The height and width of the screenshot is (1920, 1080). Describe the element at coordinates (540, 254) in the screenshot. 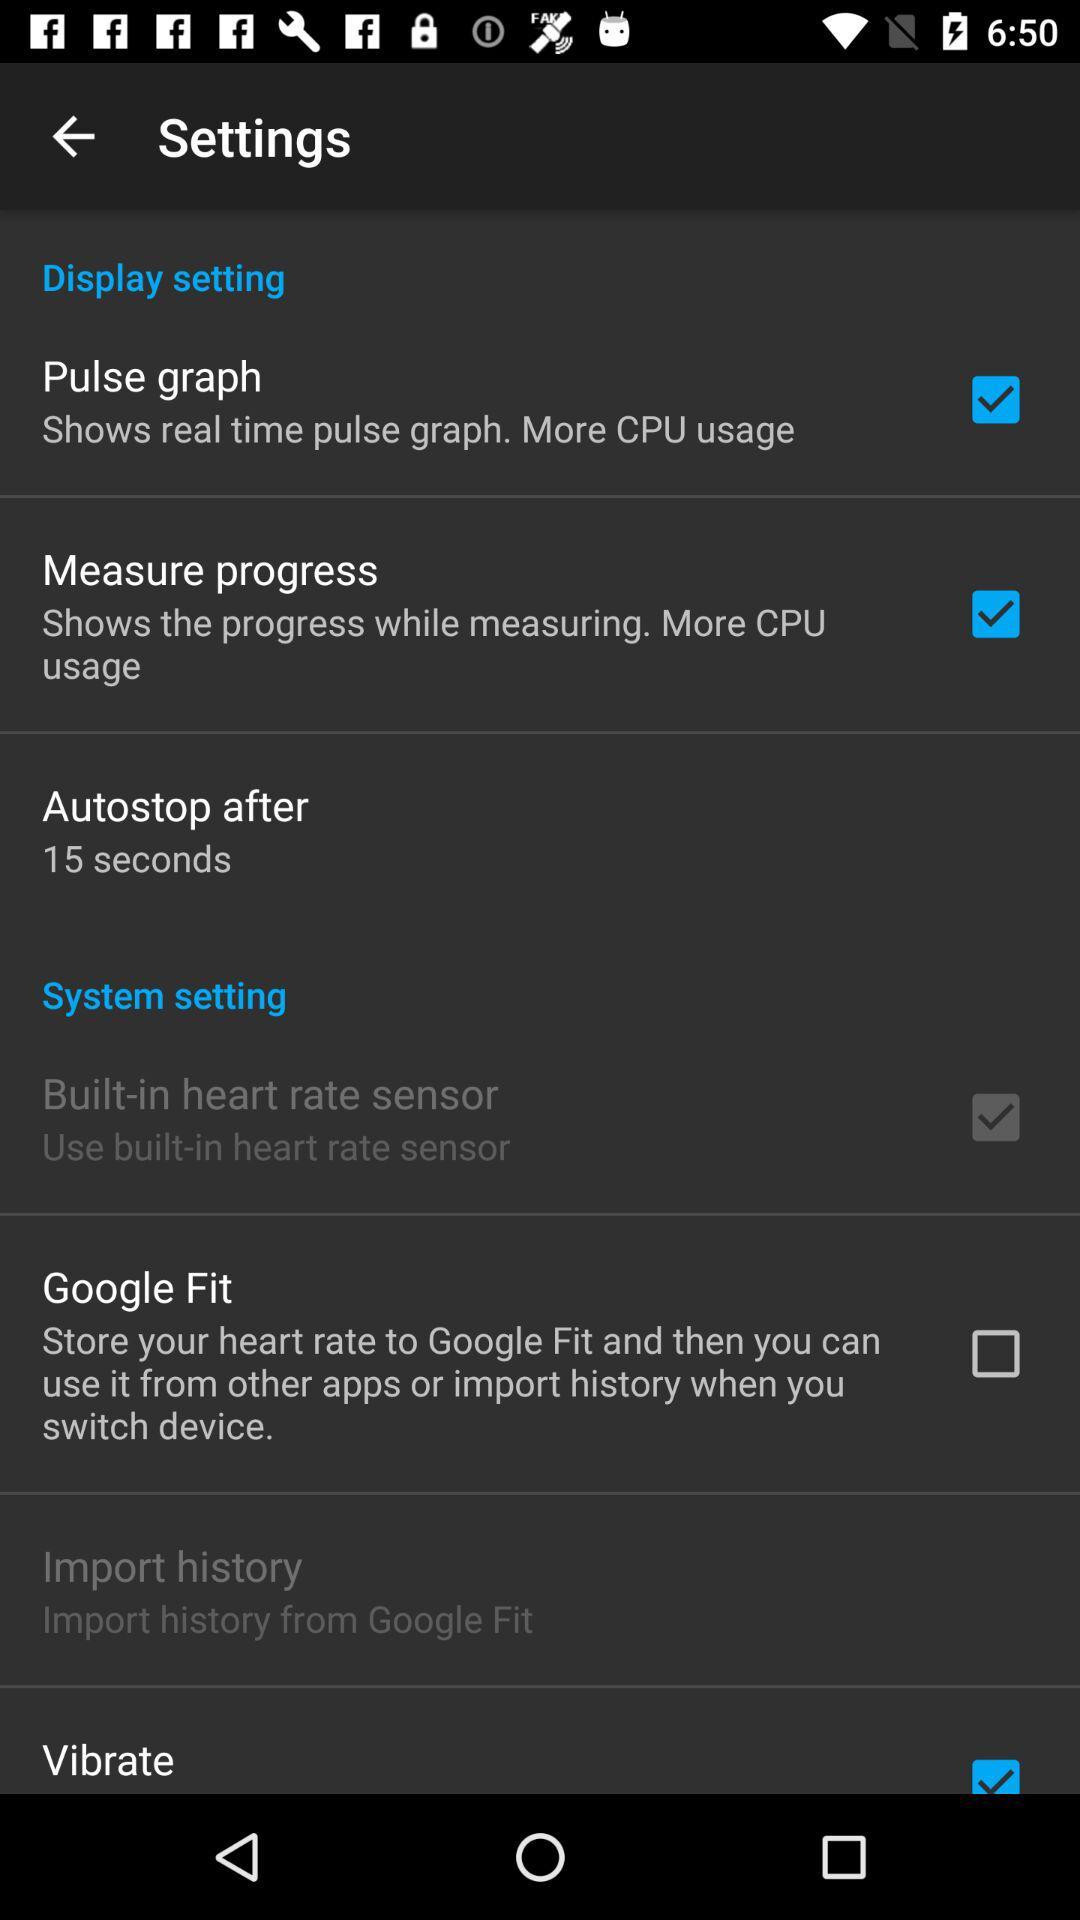

I see `icon above the pulse graph icon` at that location.